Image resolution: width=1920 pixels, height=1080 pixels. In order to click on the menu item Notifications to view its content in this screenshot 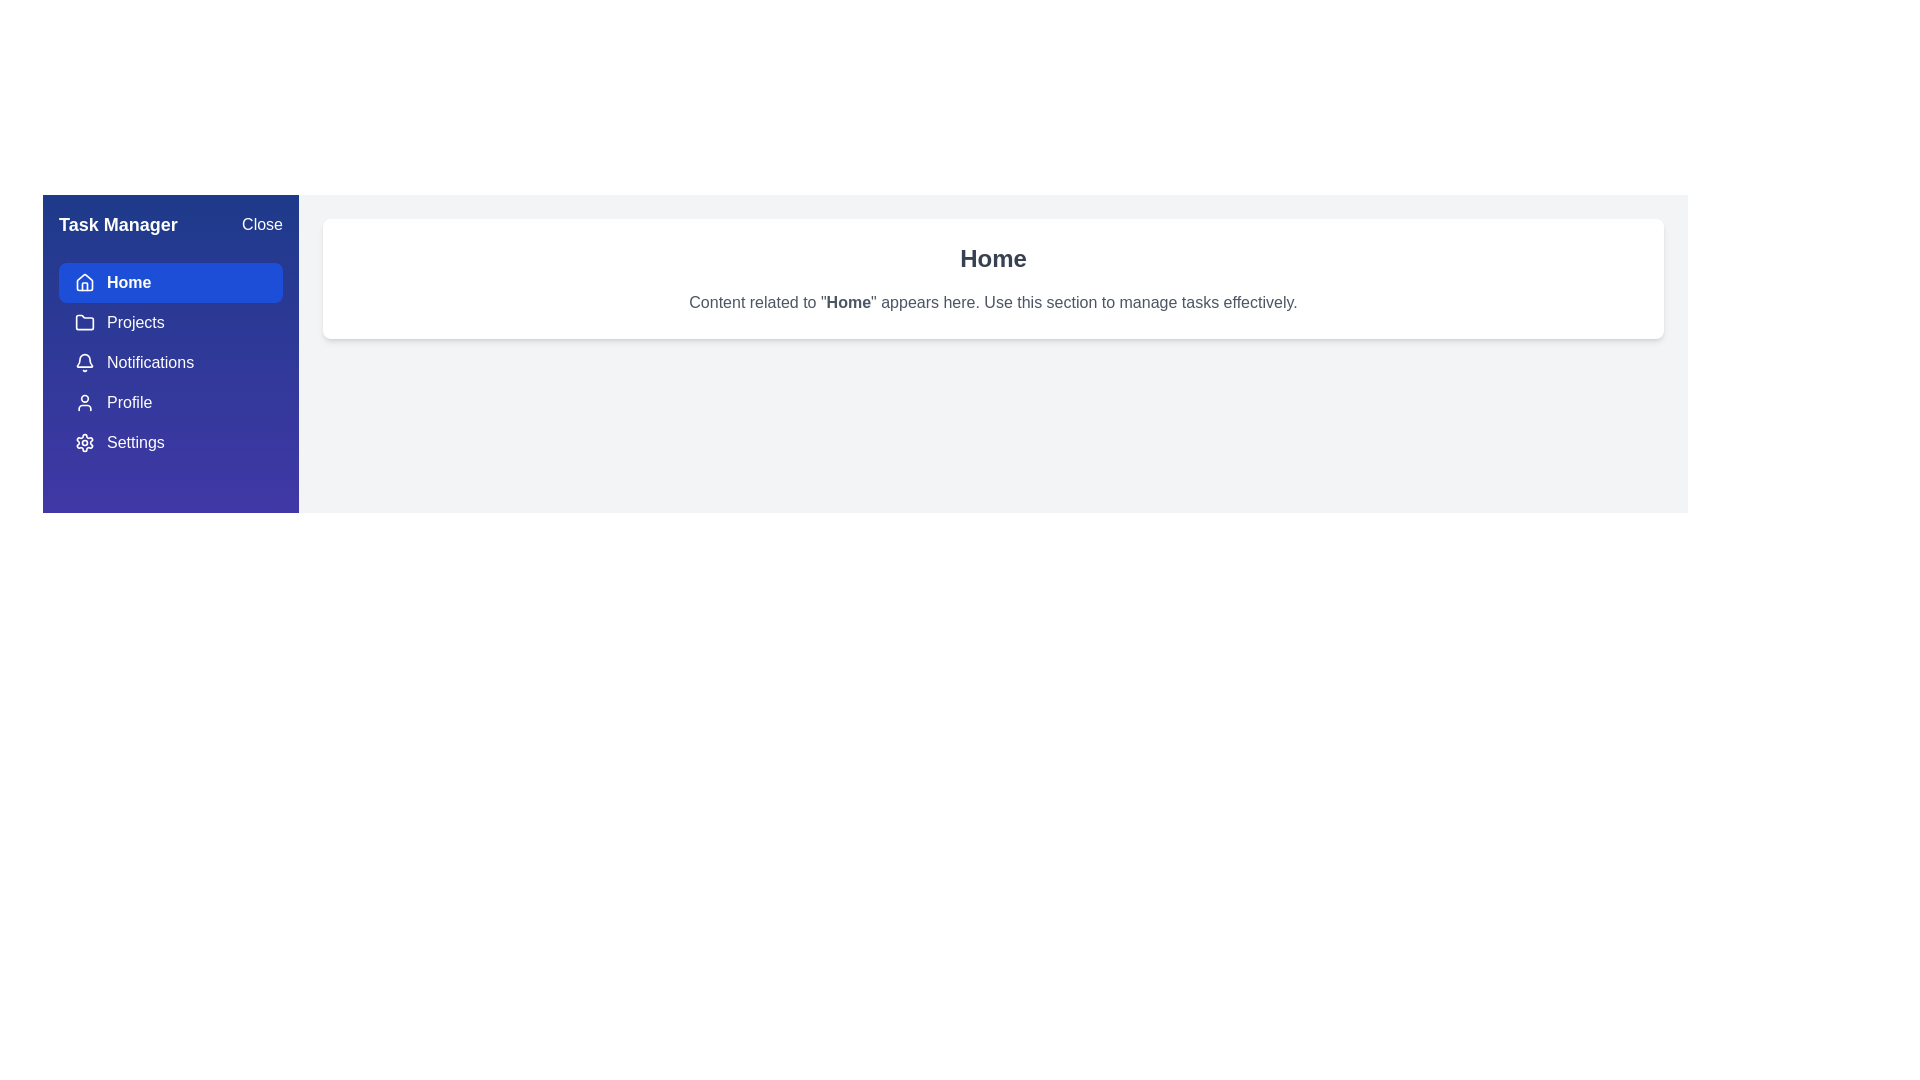, I will do `click(171, 362)`.